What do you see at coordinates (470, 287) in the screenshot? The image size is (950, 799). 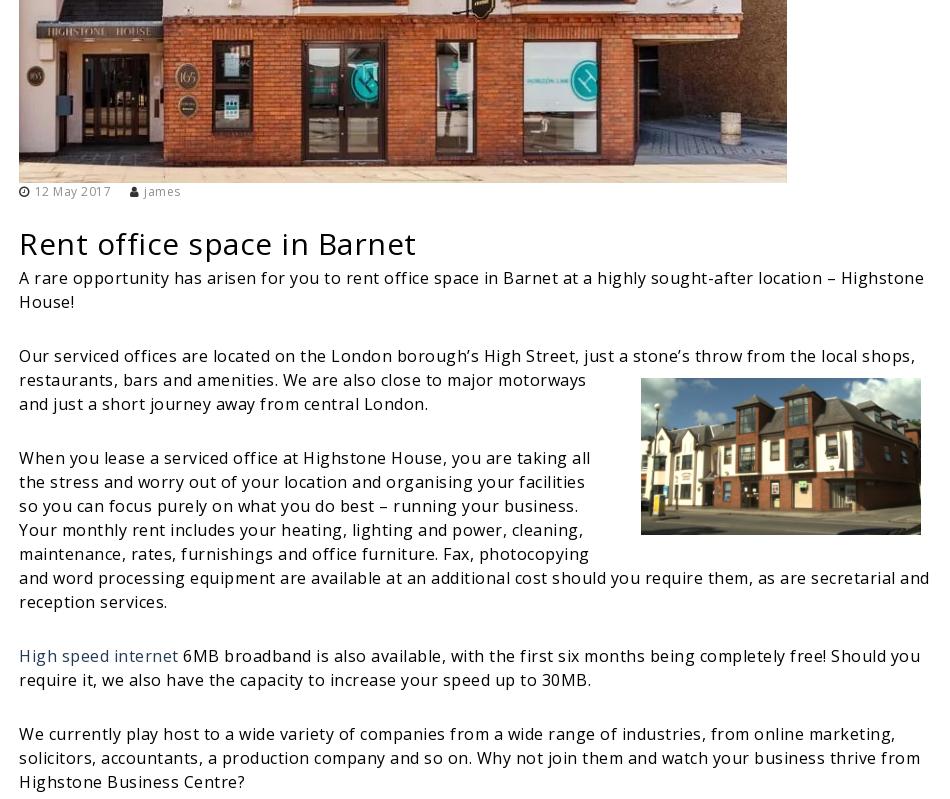 I see `'A rare opportunity has arisen for you to rent office space in Barnet at a highly sought-after location – Highstone House!'` at bounding box center [470, 287].